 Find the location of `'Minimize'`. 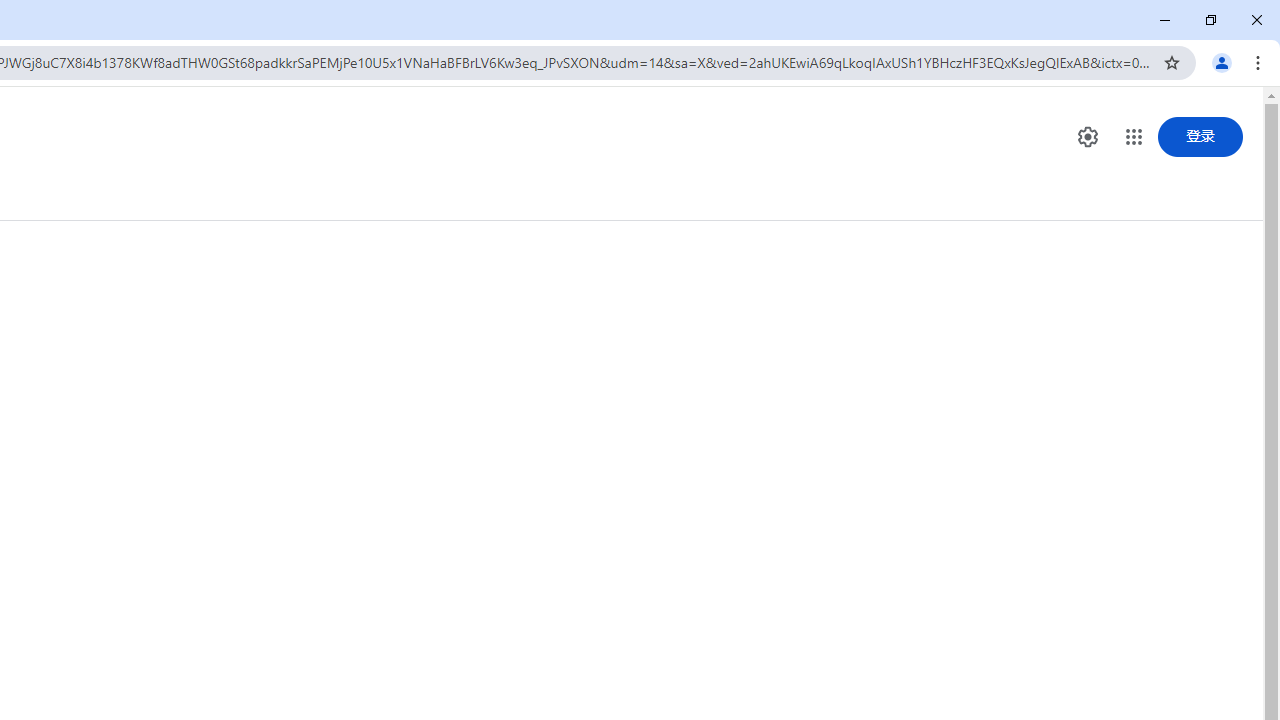

'Minimize' is located at coordinates (1165, 20).